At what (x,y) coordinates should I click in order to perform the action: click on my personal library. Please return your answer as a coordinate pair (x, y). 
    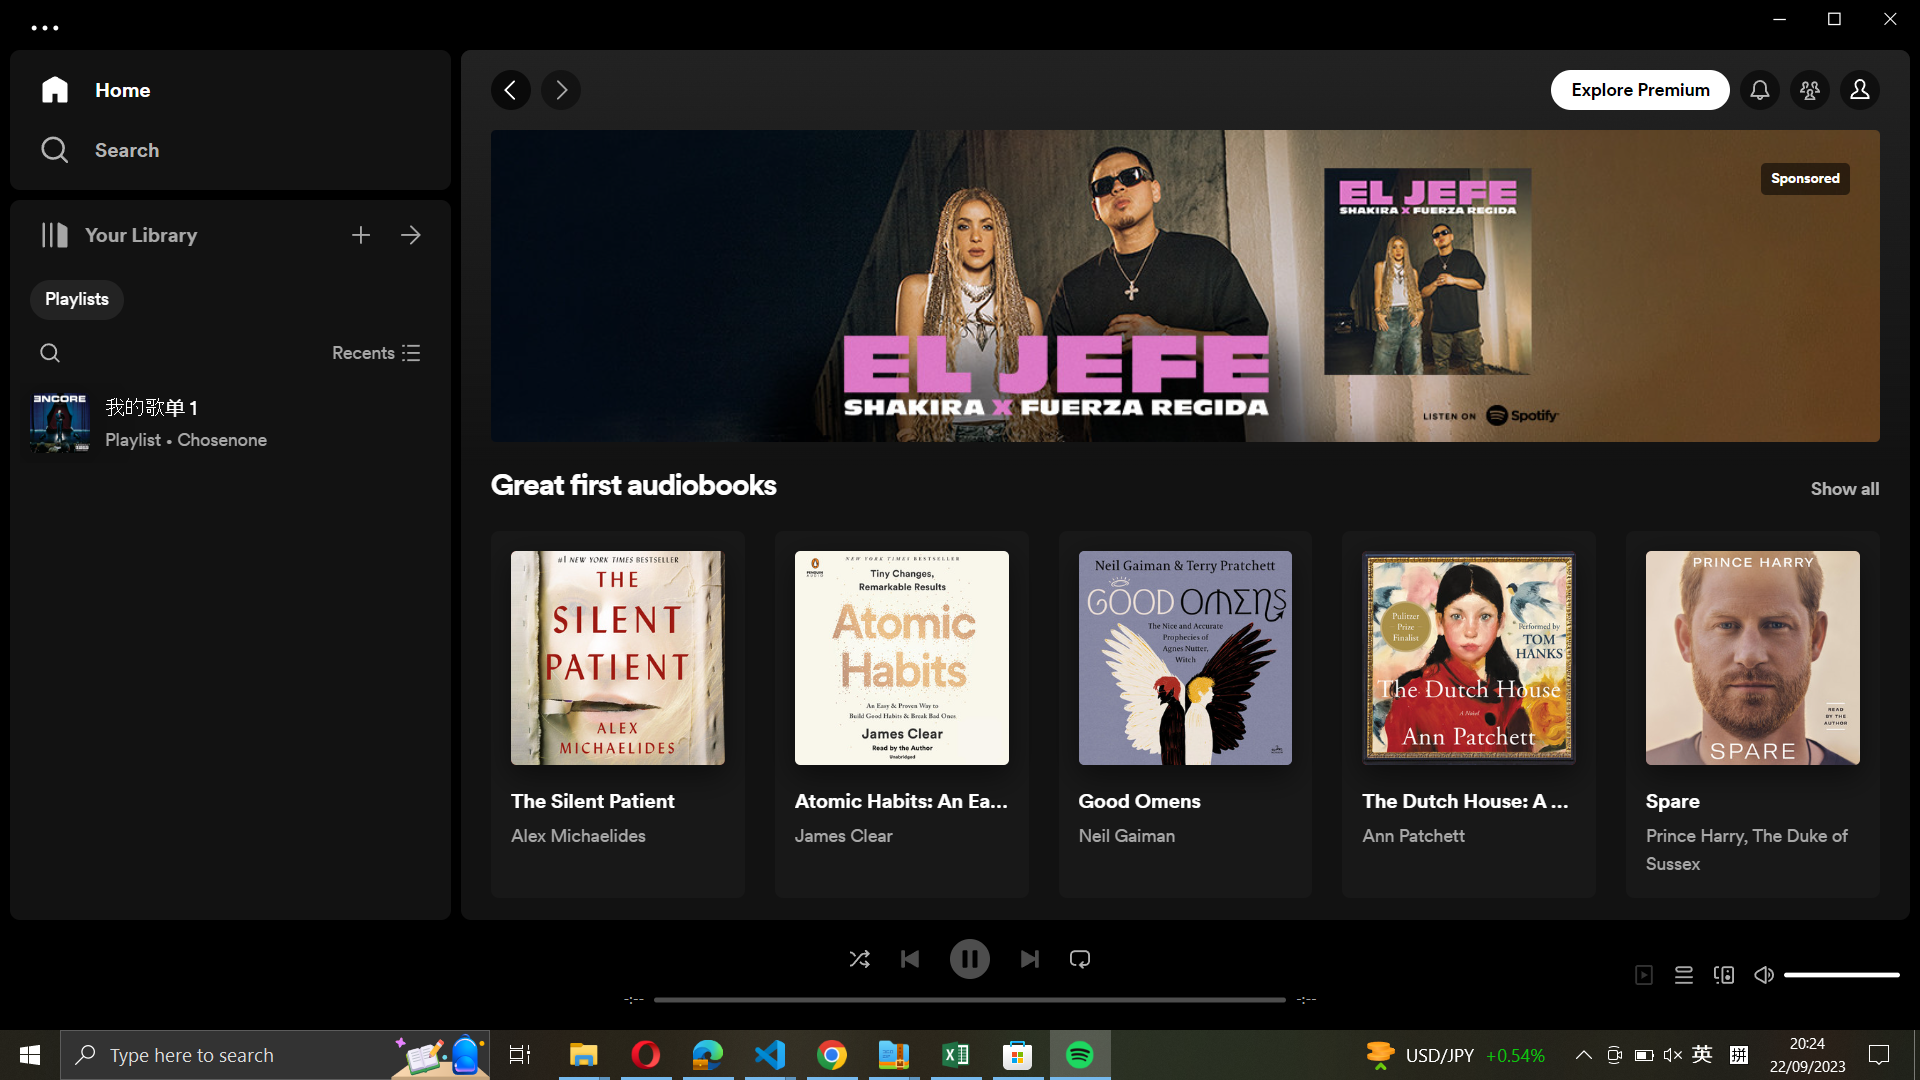
    Looking at the image, I should click on (411, 231).